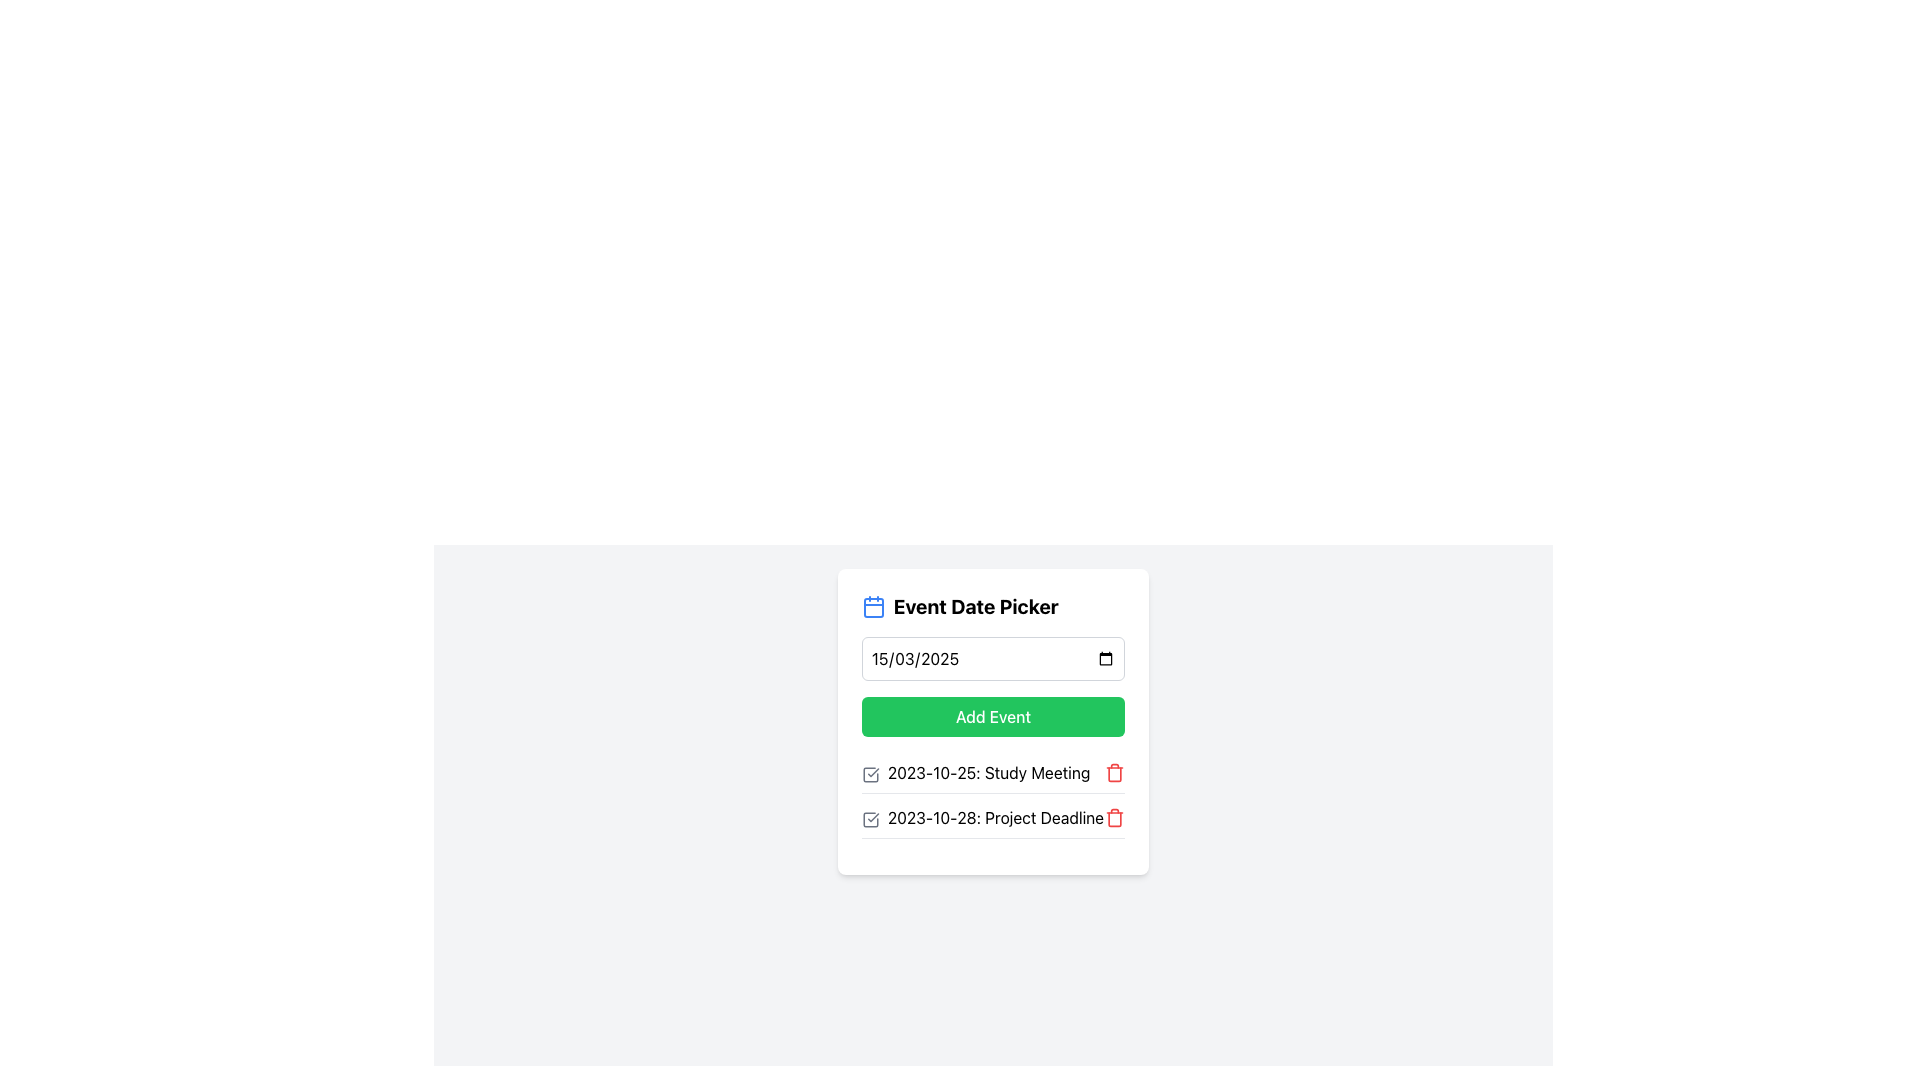 Image resolution: width=1920 pixels, height=1080 pixels. Describe the element at coordinates (993, 776) in the screenshot. I see `the Text Label that provides information about a scheduled event, located above the entry for '2023-10-28: Project Deadline'` at that location.